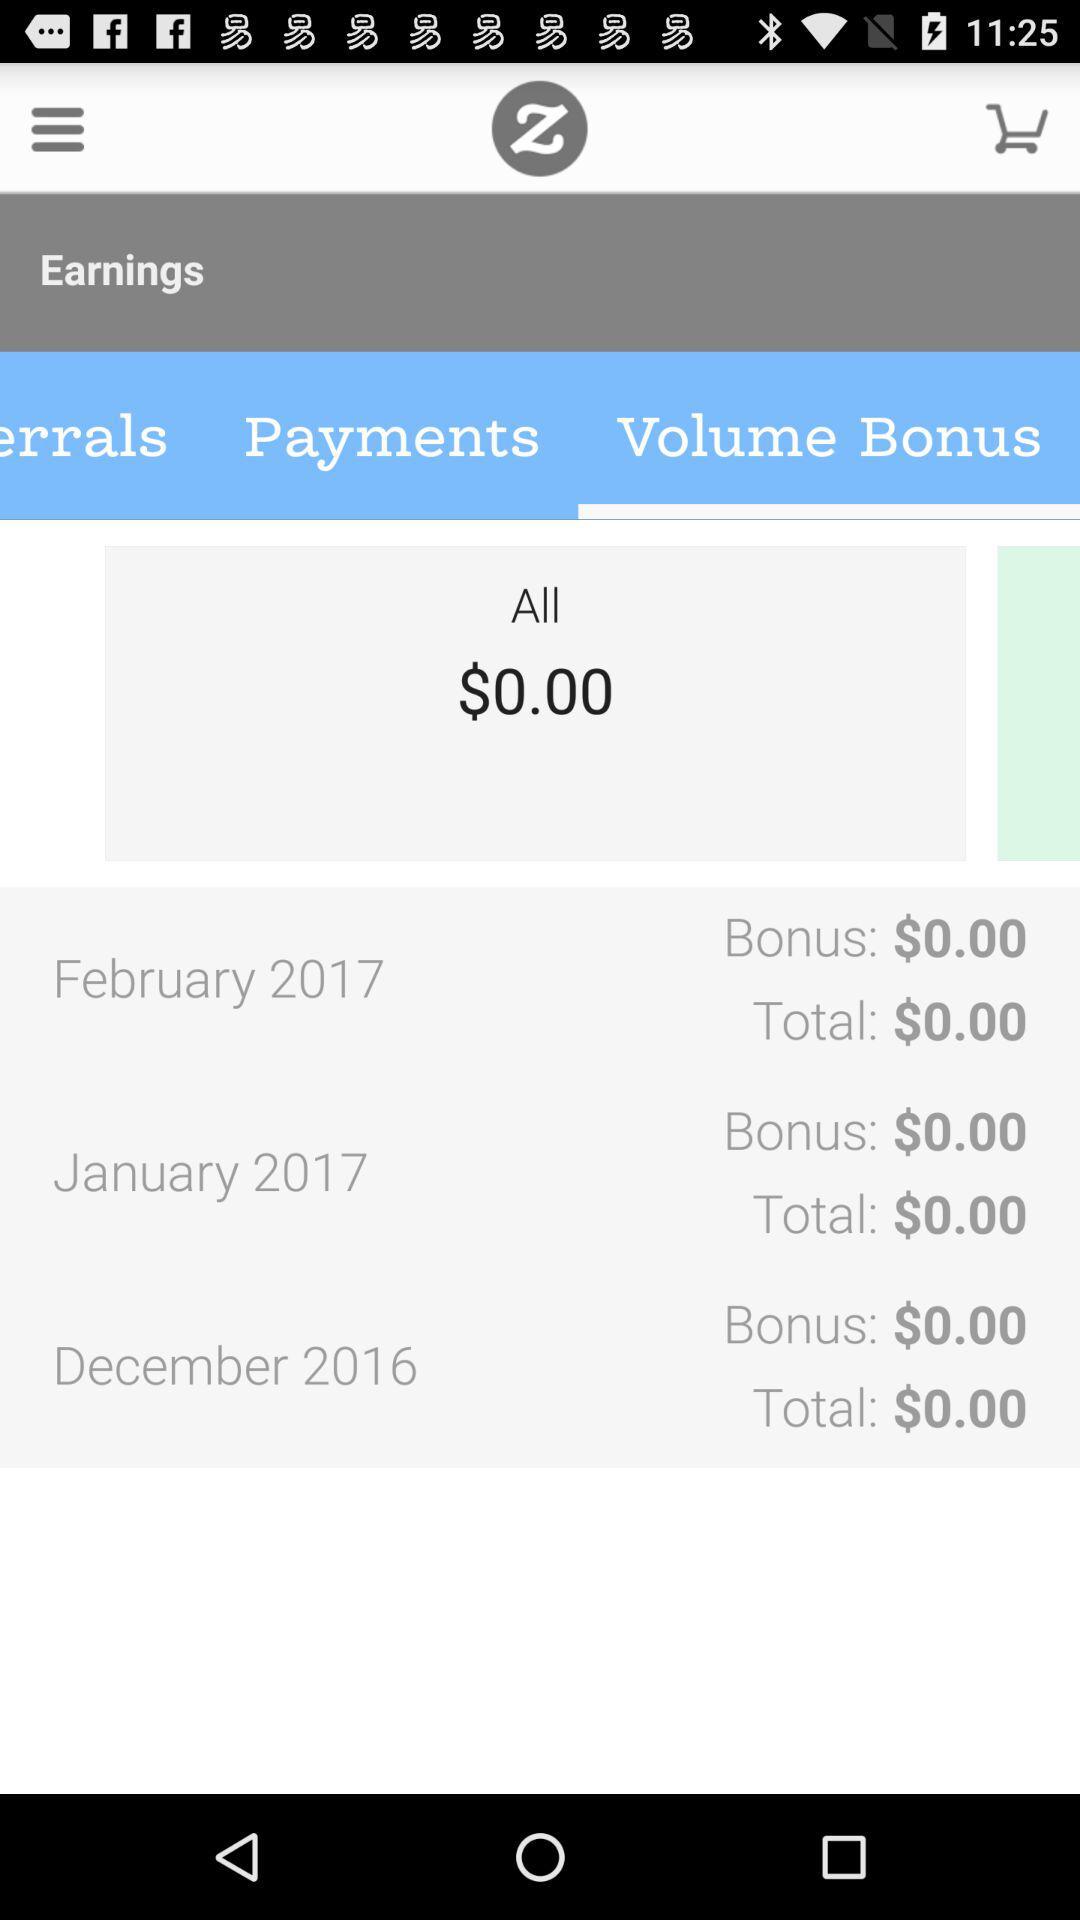 The height and width of the screenshot is (1920, 1080). I want to click on home screen, so click(538, 127).